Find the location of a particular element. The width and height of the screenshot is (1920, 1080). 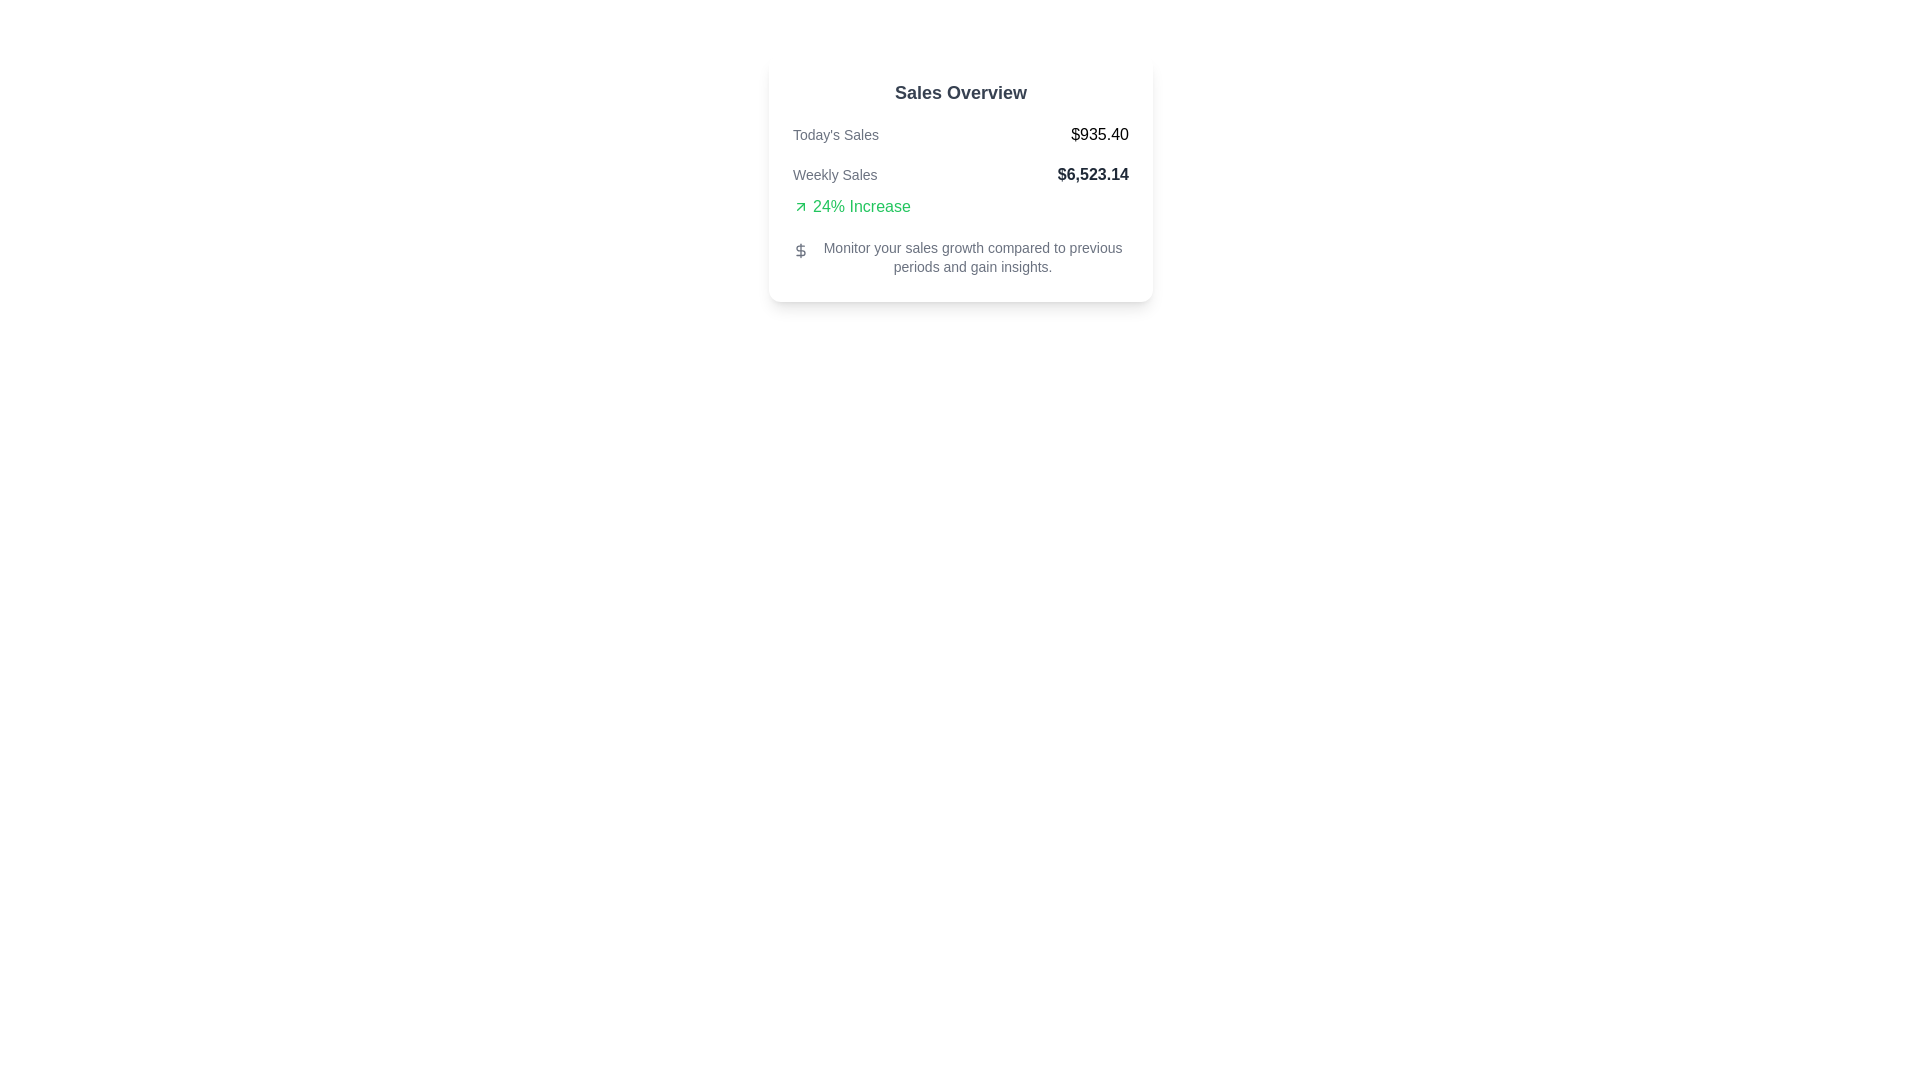

the financial icon located to the left of the text block that reads 'Monitor your sales growth compared to previous periods and gain insights.' is located at coordinates (801, 249).